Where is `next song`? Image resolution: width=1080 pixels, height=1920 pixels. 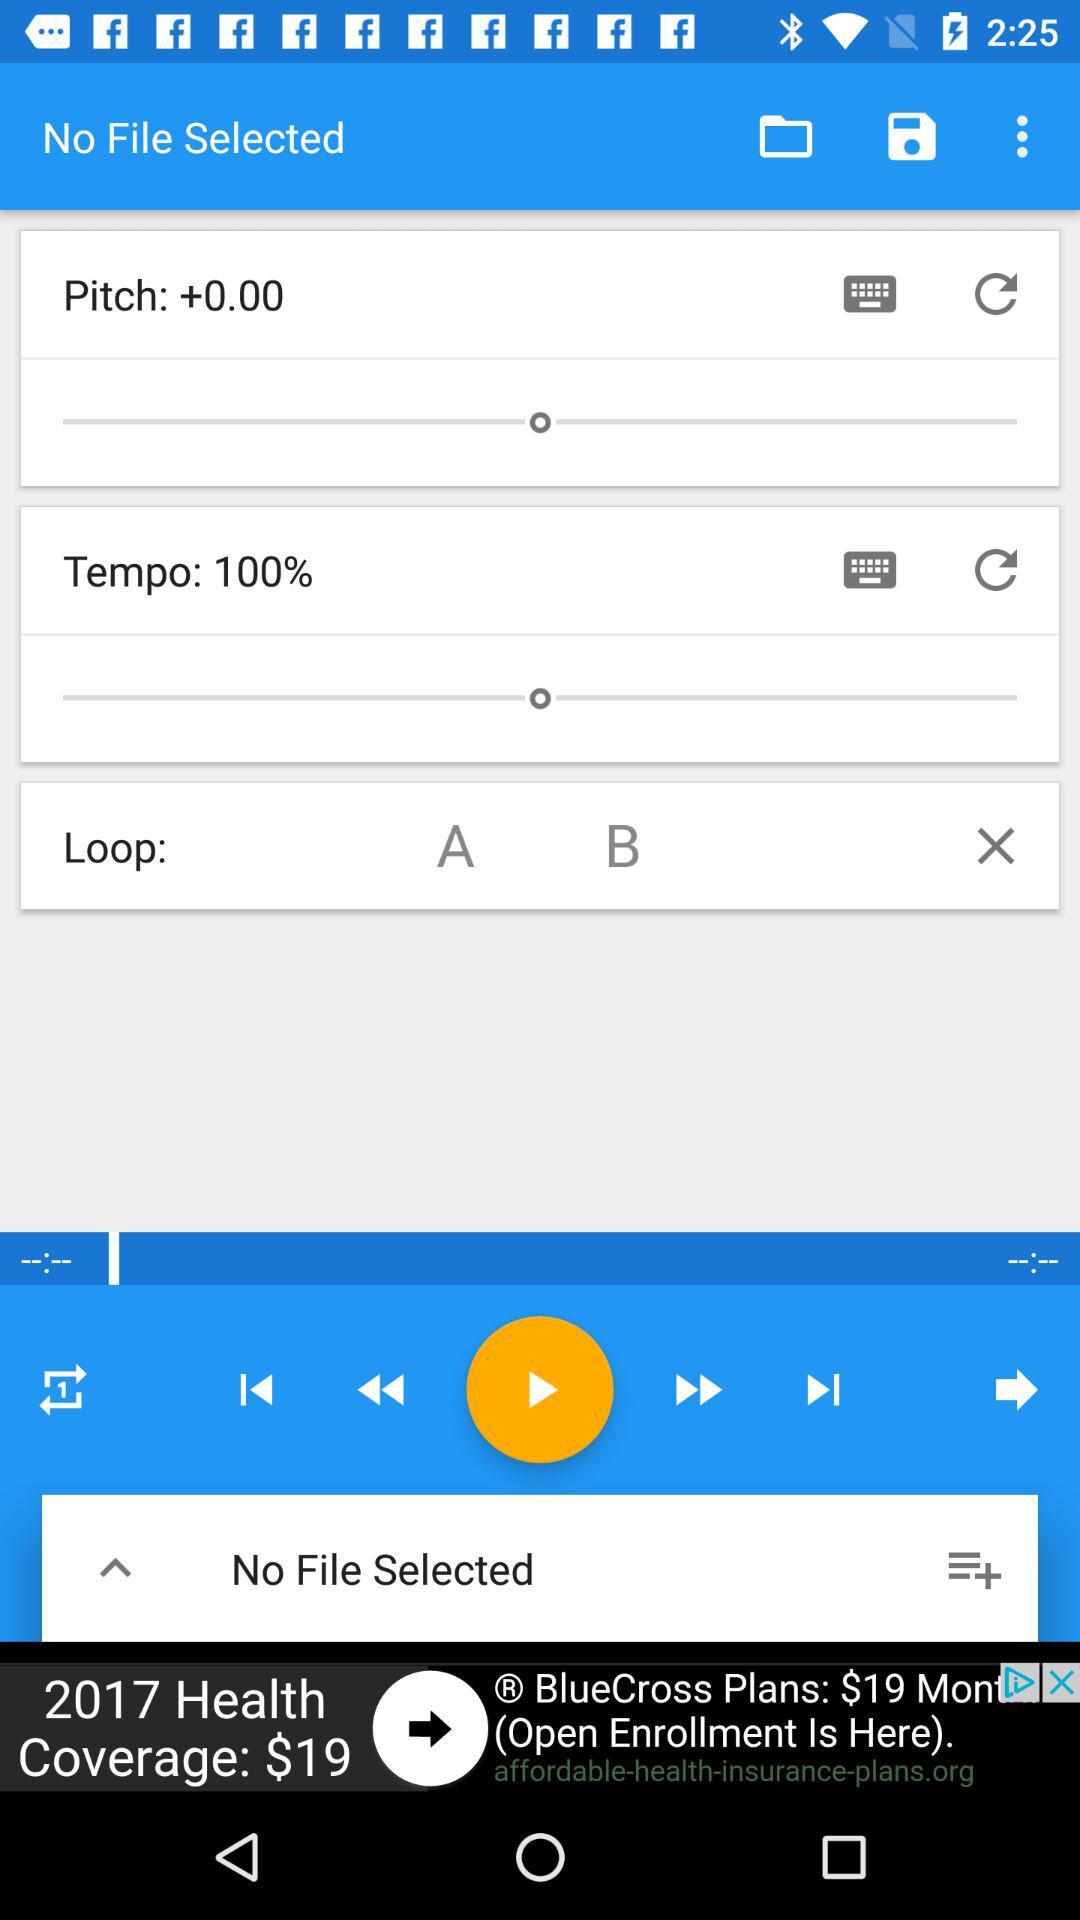
next song is located at coordinates (823, 1388).